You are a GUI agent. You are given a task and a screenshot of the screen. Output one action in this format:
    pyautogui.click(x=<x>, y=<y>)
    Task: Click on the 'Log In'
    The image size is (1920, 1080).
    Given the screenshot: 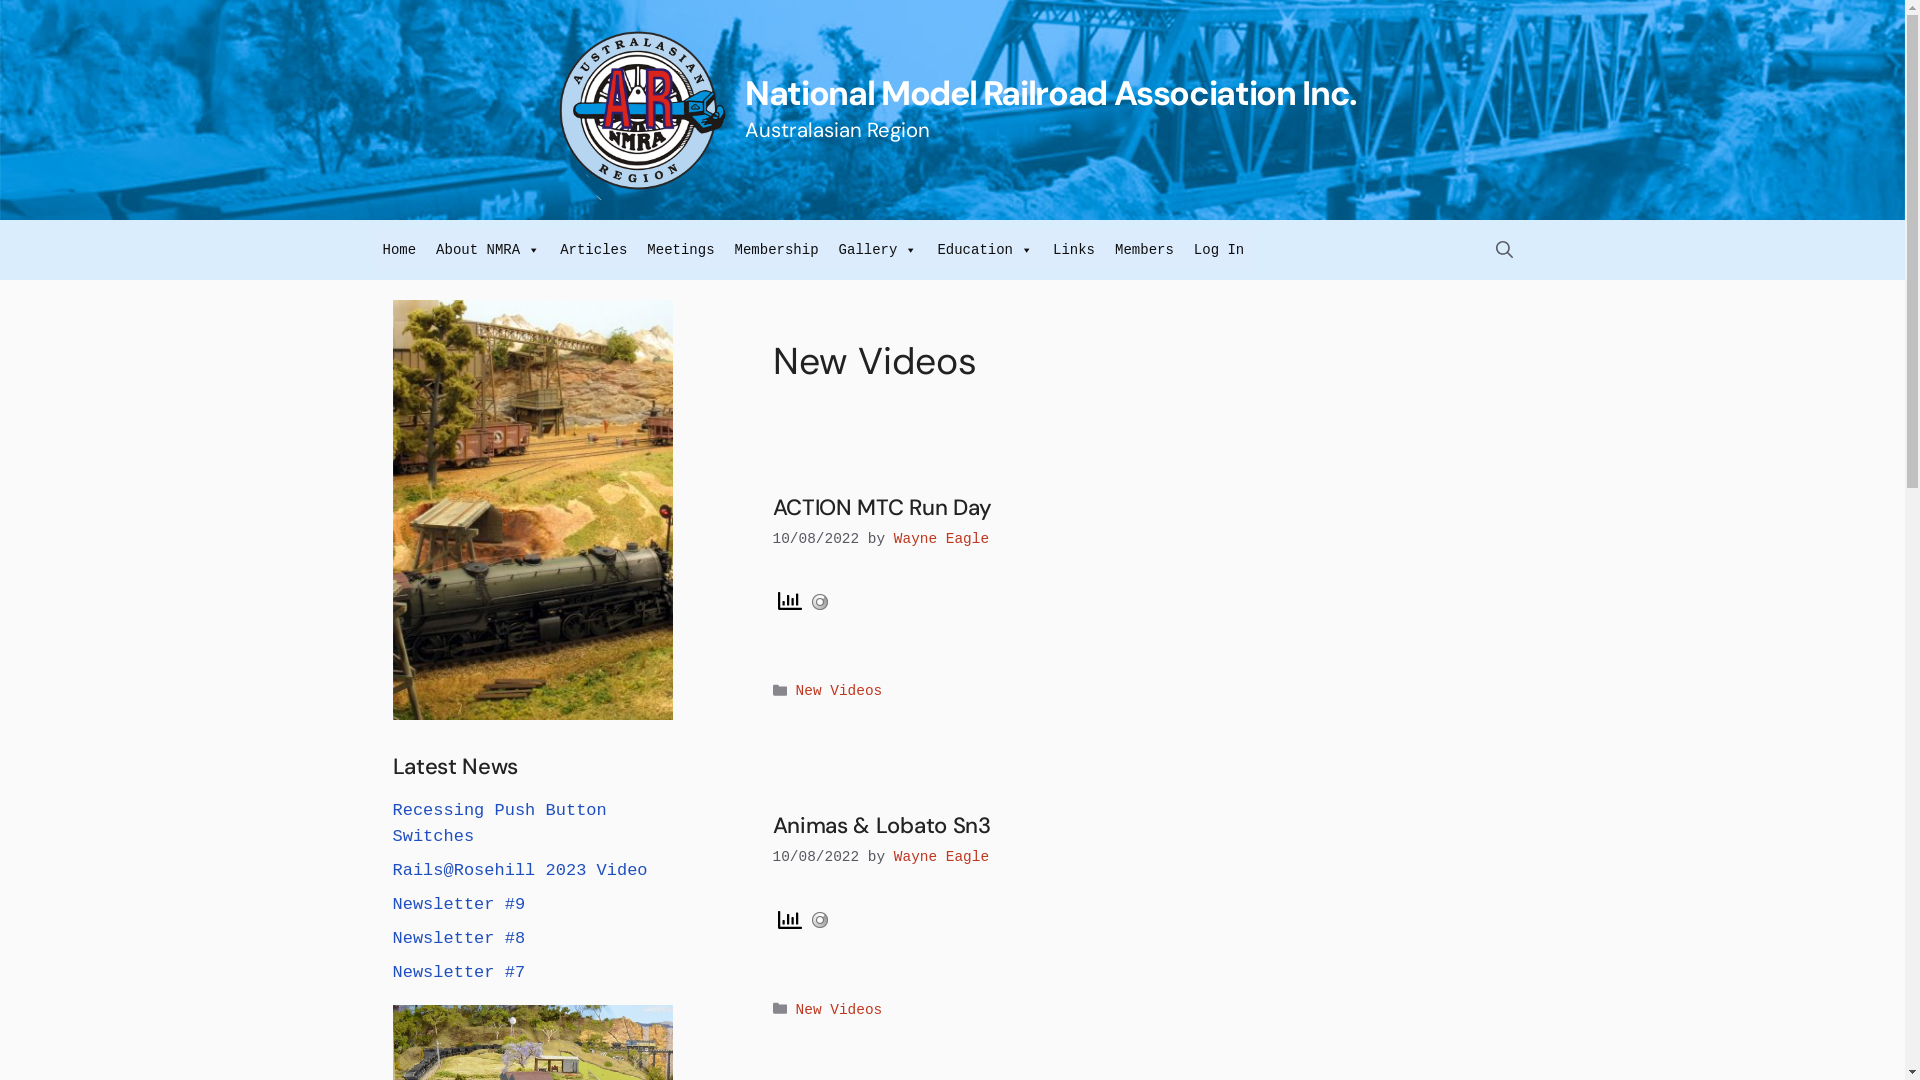 What is the action you would take?
    pyautogui.click(x=1218, y=249)
    